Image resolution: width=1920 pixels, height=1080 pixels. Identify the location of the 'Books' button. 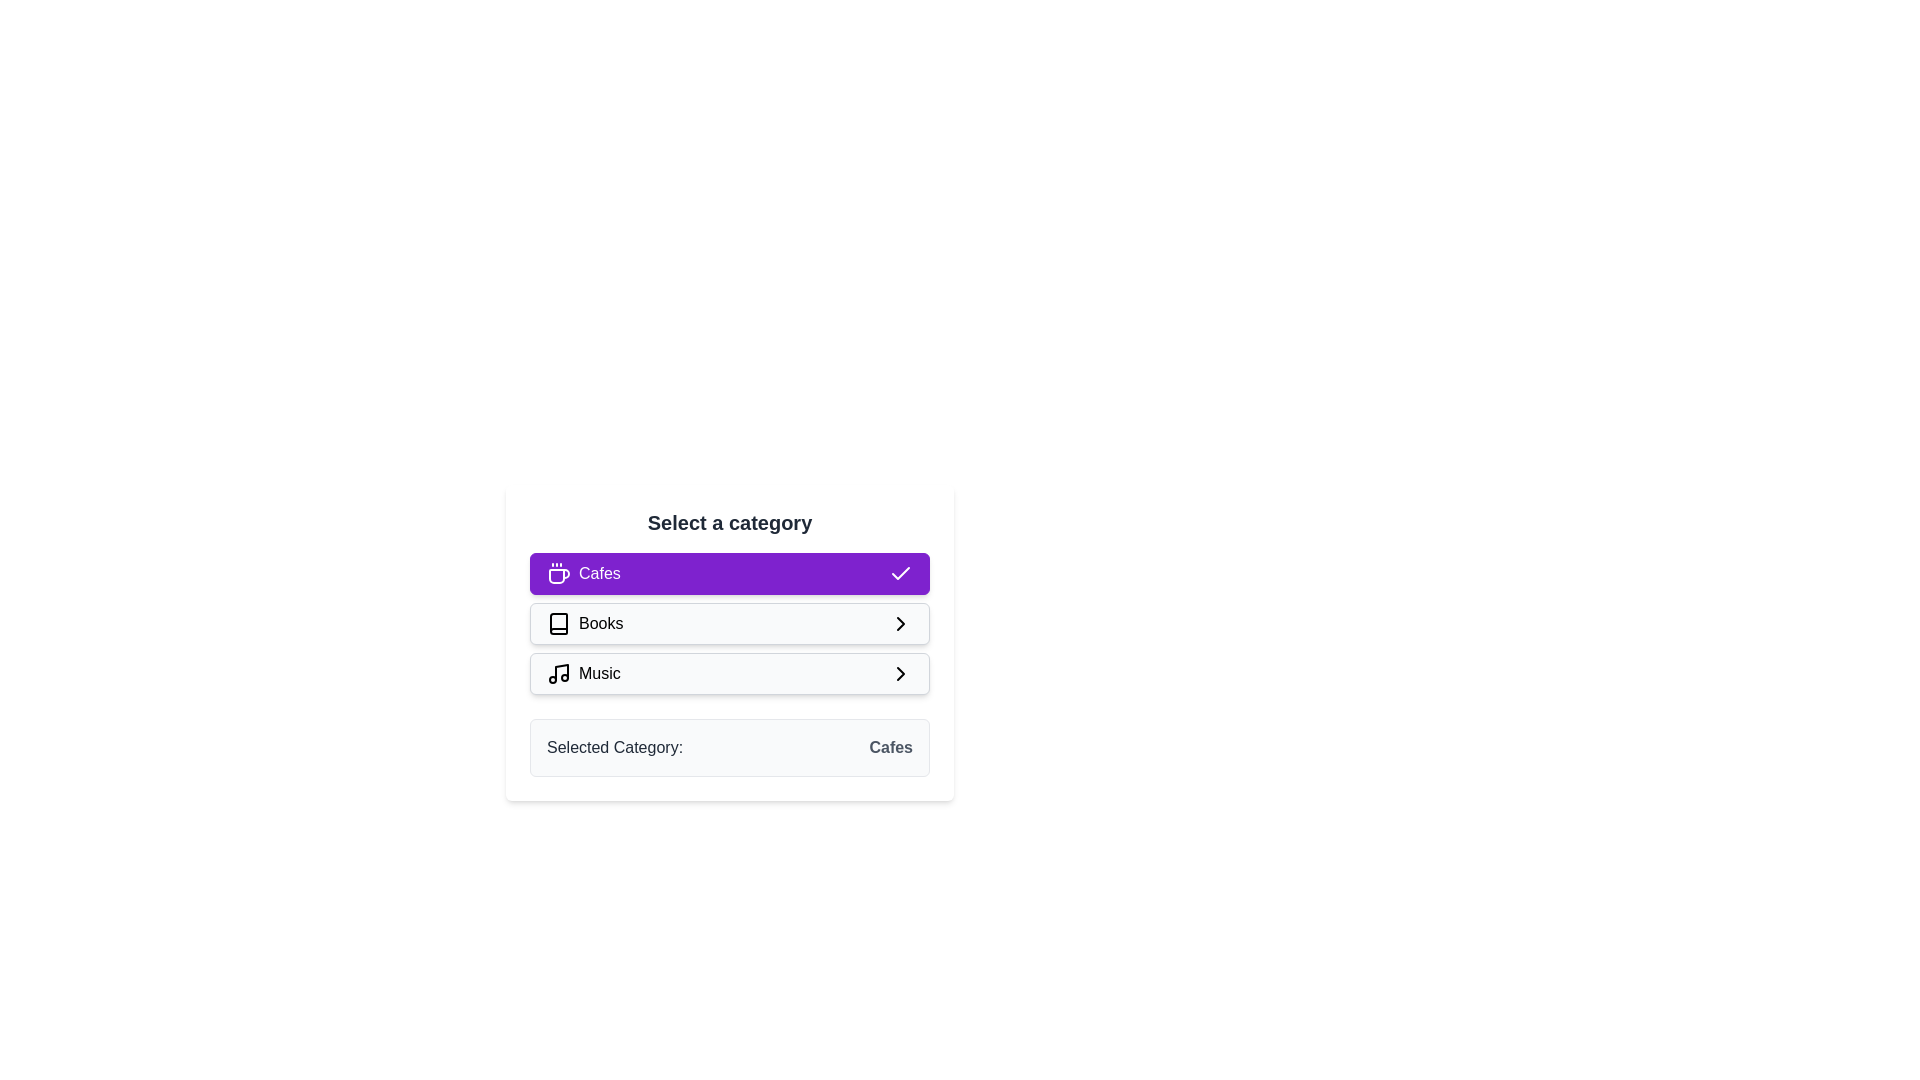
(728, 623).